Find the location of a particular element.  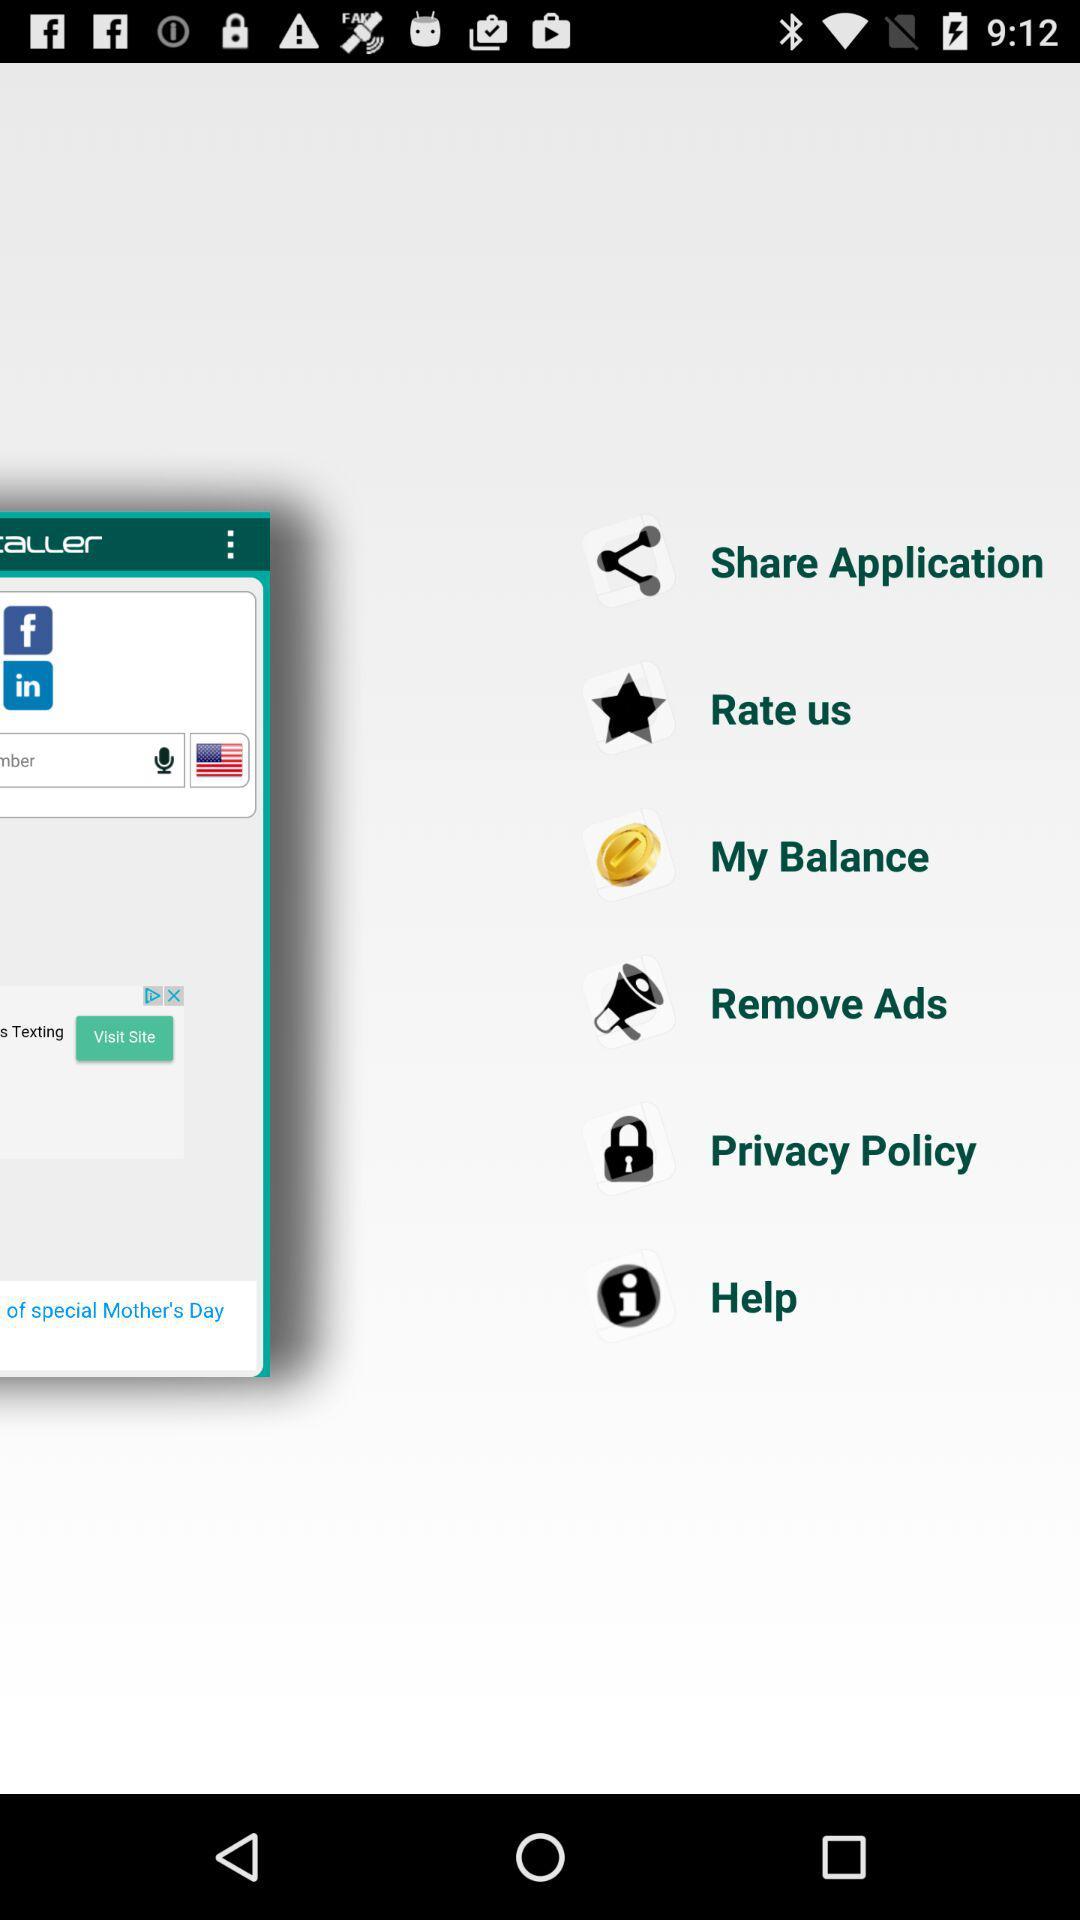

speak with words is located at coordinates (92, 759).